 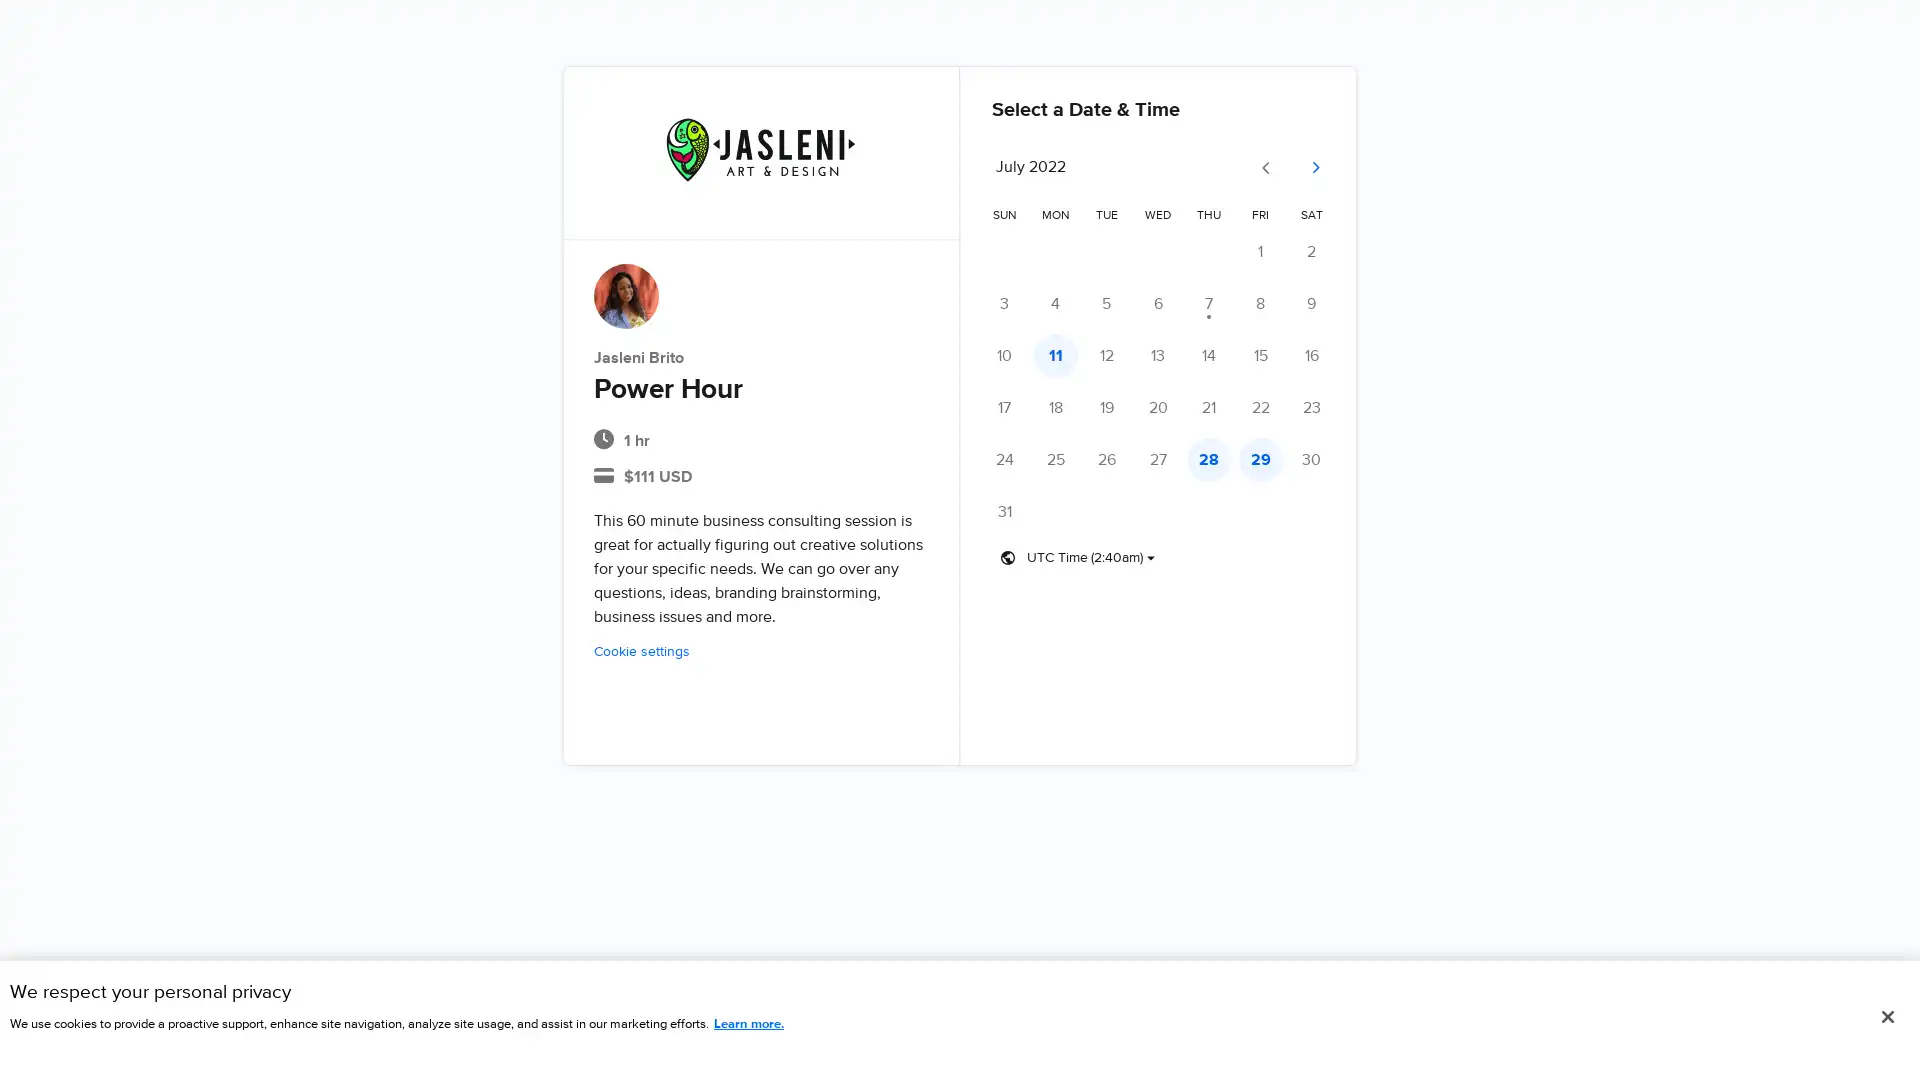 What do you see at coordinates (1209, 304) in the screenshot?
I see `Thursday, July 7 - No times available` at bounding box center [1209, 304].